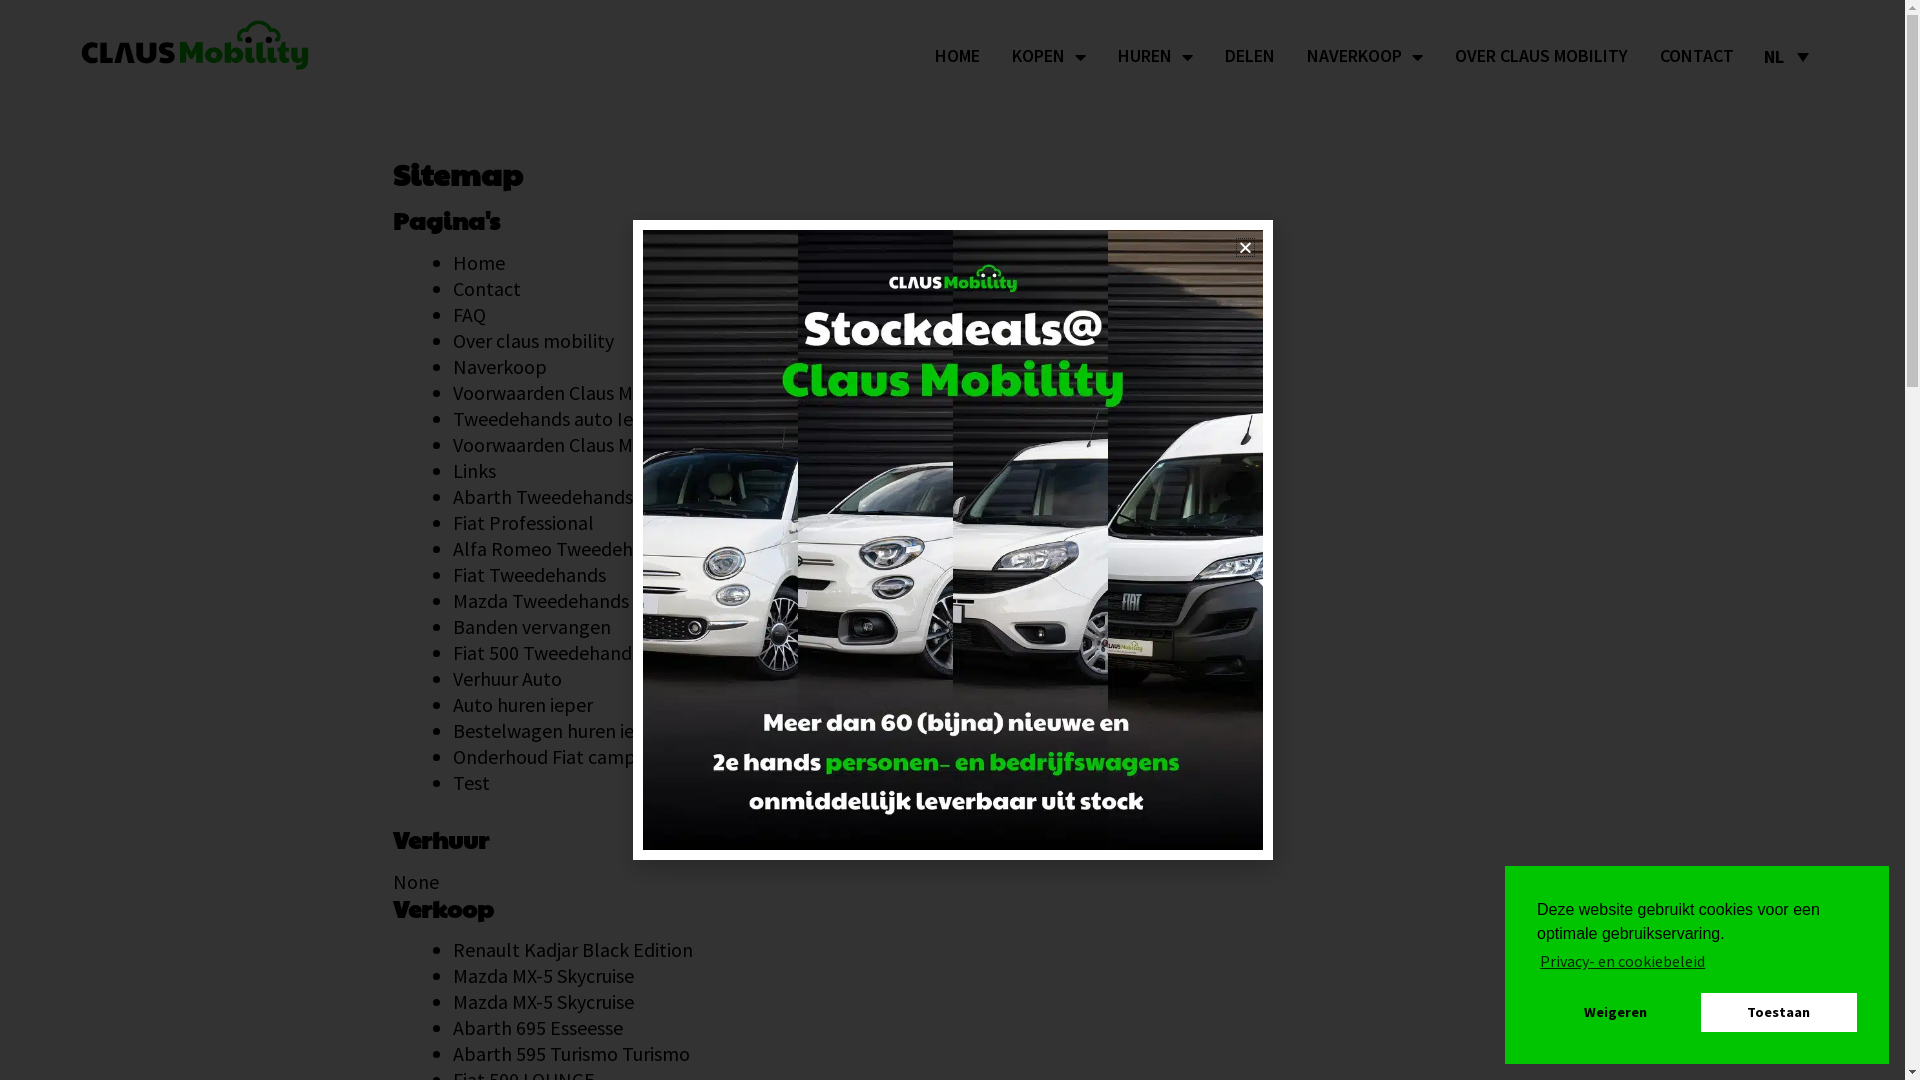  What do you see at coordinates (1540, 55) in the screenshot?
I see `'OVER CLAUS MOBILITY'` at bounding box center [1540, 55].